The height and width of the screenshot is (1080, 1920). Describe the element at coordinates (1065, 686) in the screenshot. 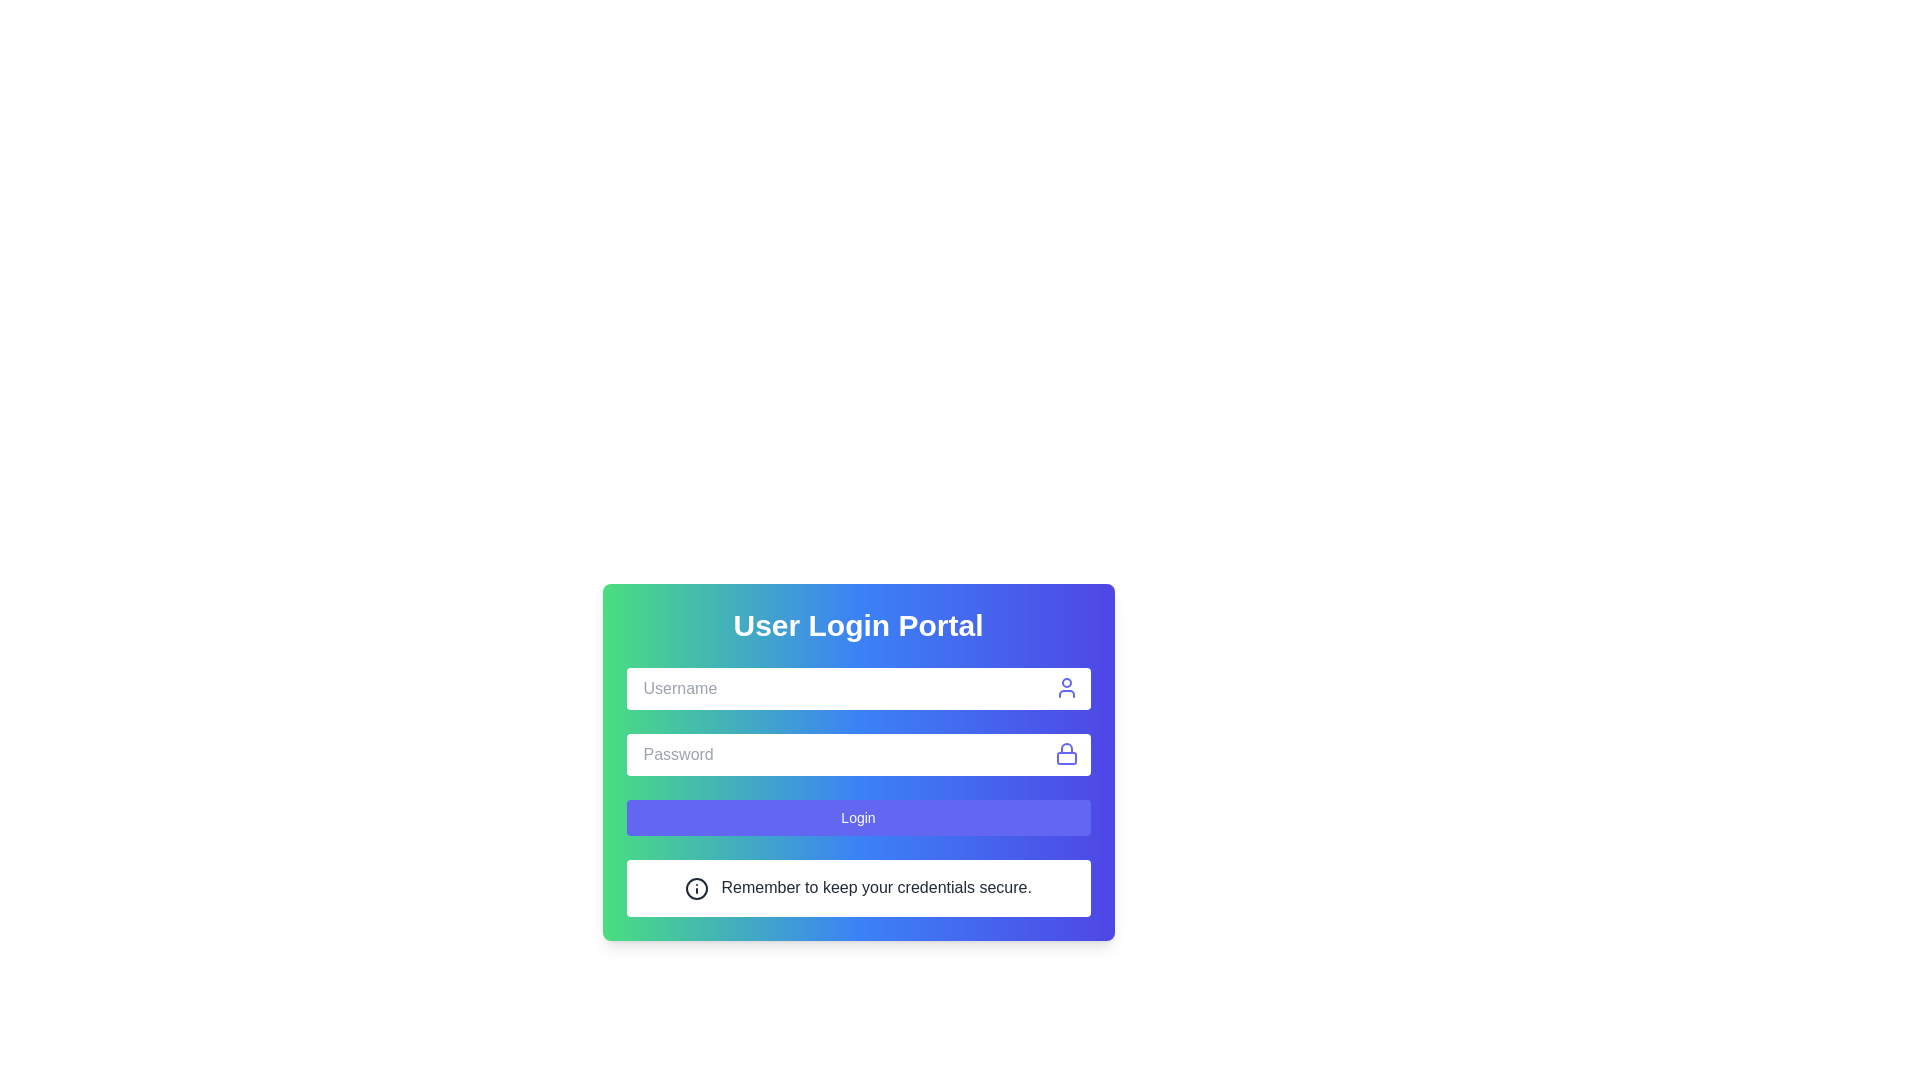

I see `the decorative icon located at the top-right corner of the username input field, which serves as a visual cue for entering a username` at that location.